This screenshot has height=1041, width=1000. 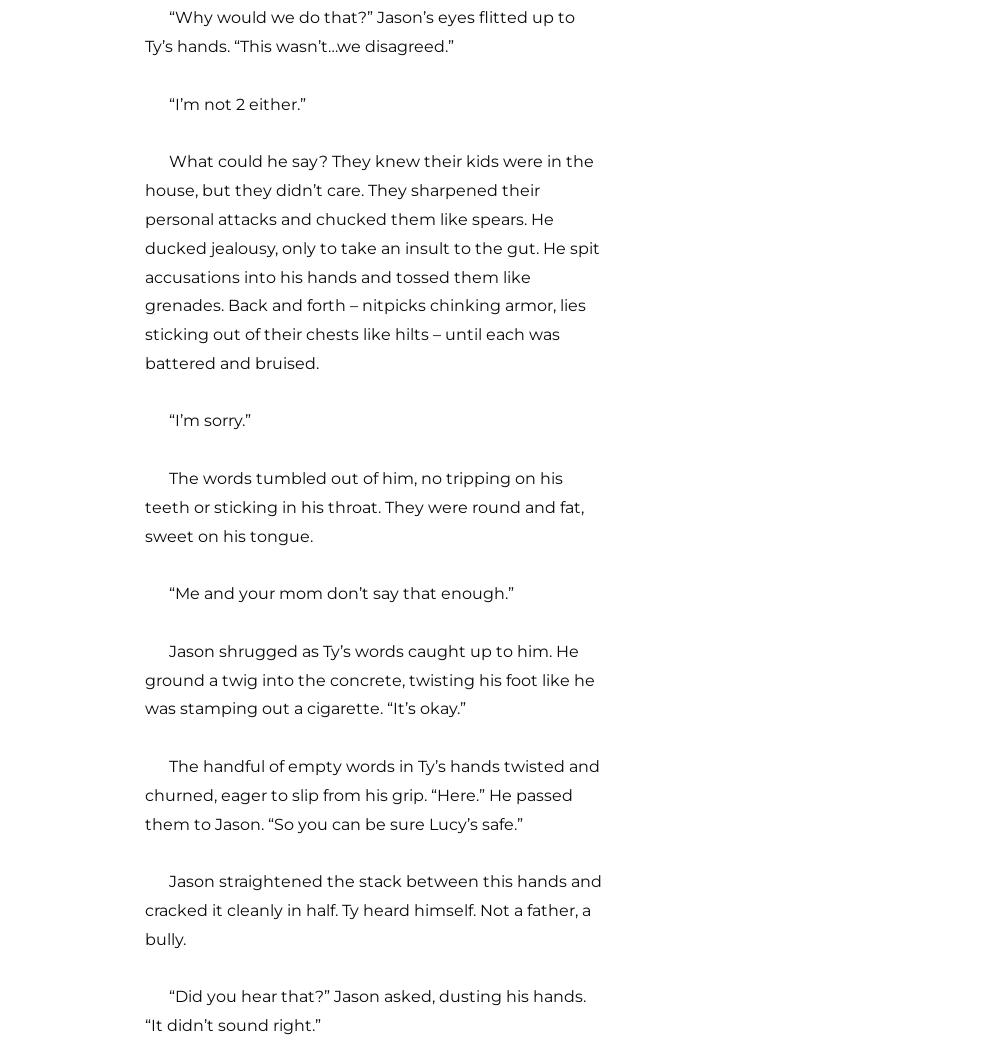 I want to click on 'The words tumbled out of him, no tripping on his teeth or sticking in his throat. They were round and fat, sweet on his tongue.', so click(x=363, y=505).